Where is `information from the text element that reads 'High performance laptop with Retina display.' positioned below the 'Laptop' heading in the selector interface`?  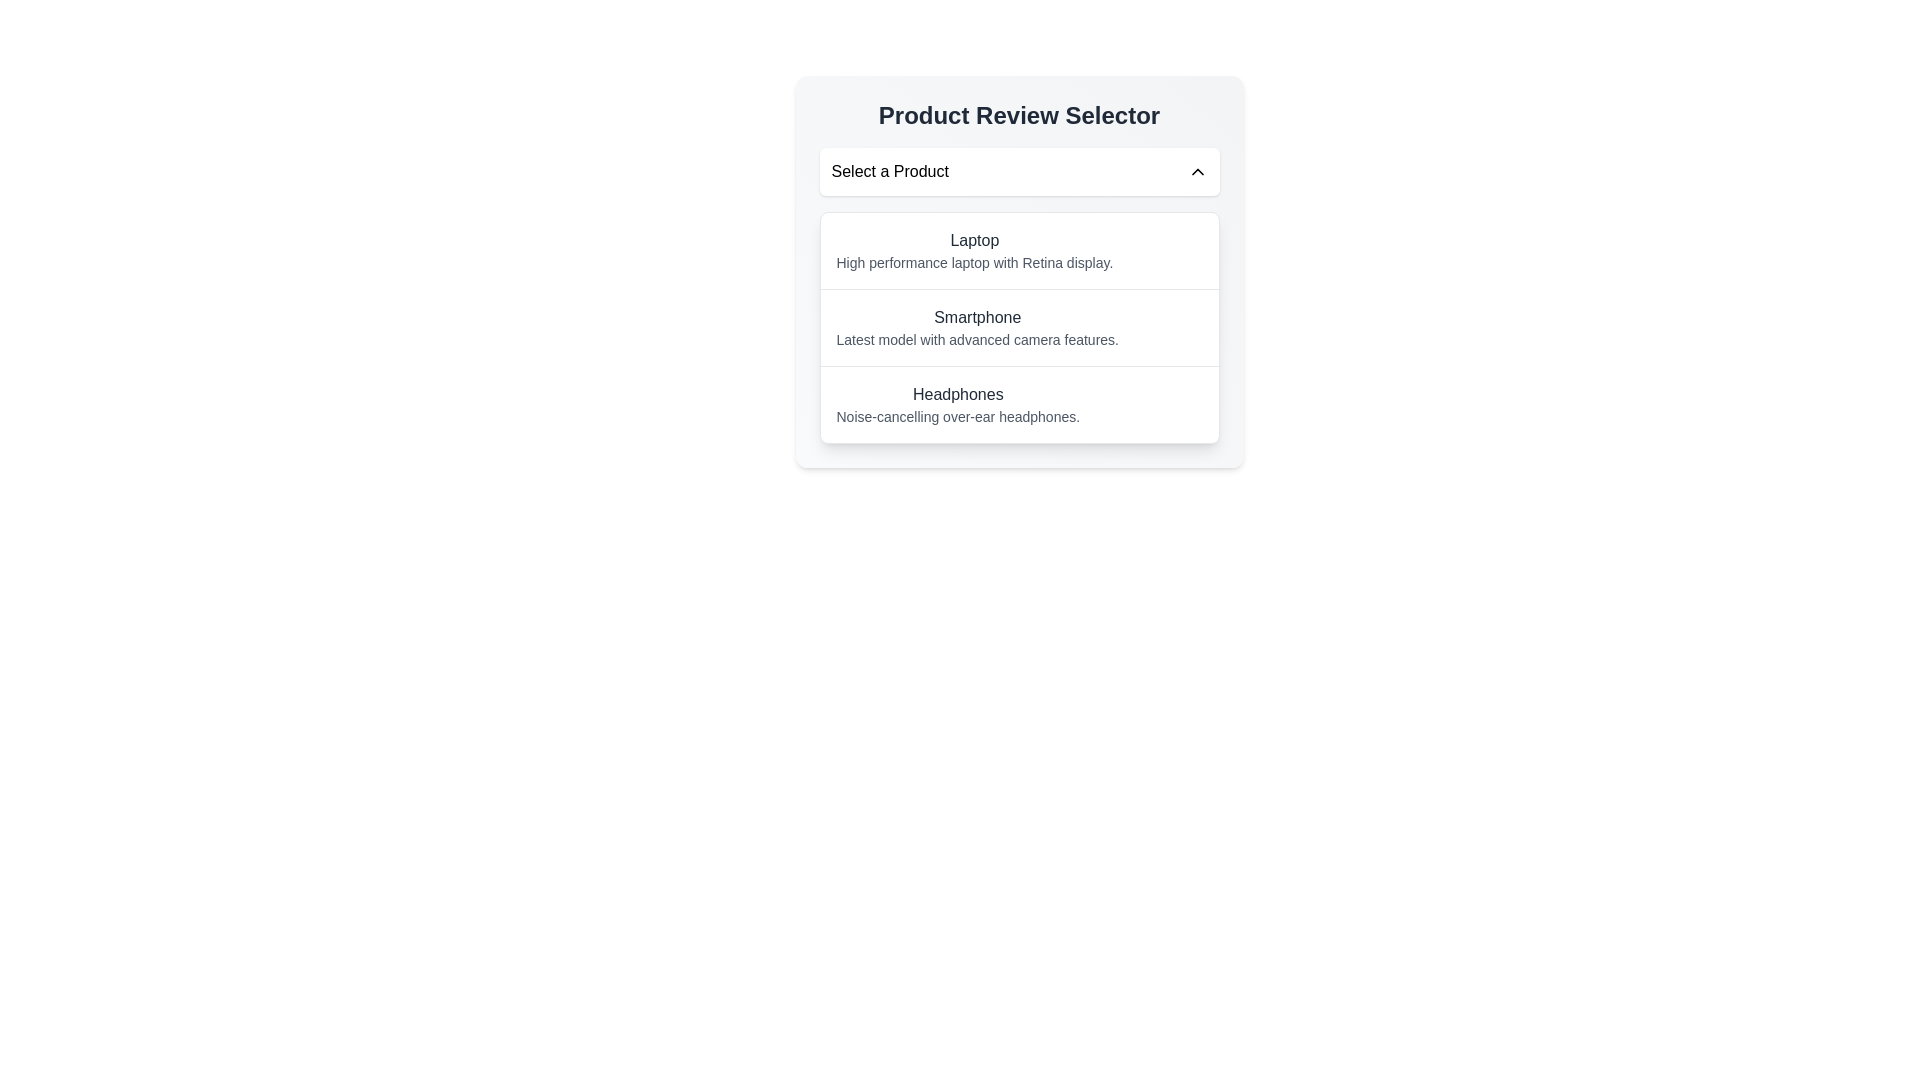
information from the text element that reads 'High performance laptop with Retina display.' positioned below the 'Laptop' heading in the selector interface is located at coordinates (974, 261).